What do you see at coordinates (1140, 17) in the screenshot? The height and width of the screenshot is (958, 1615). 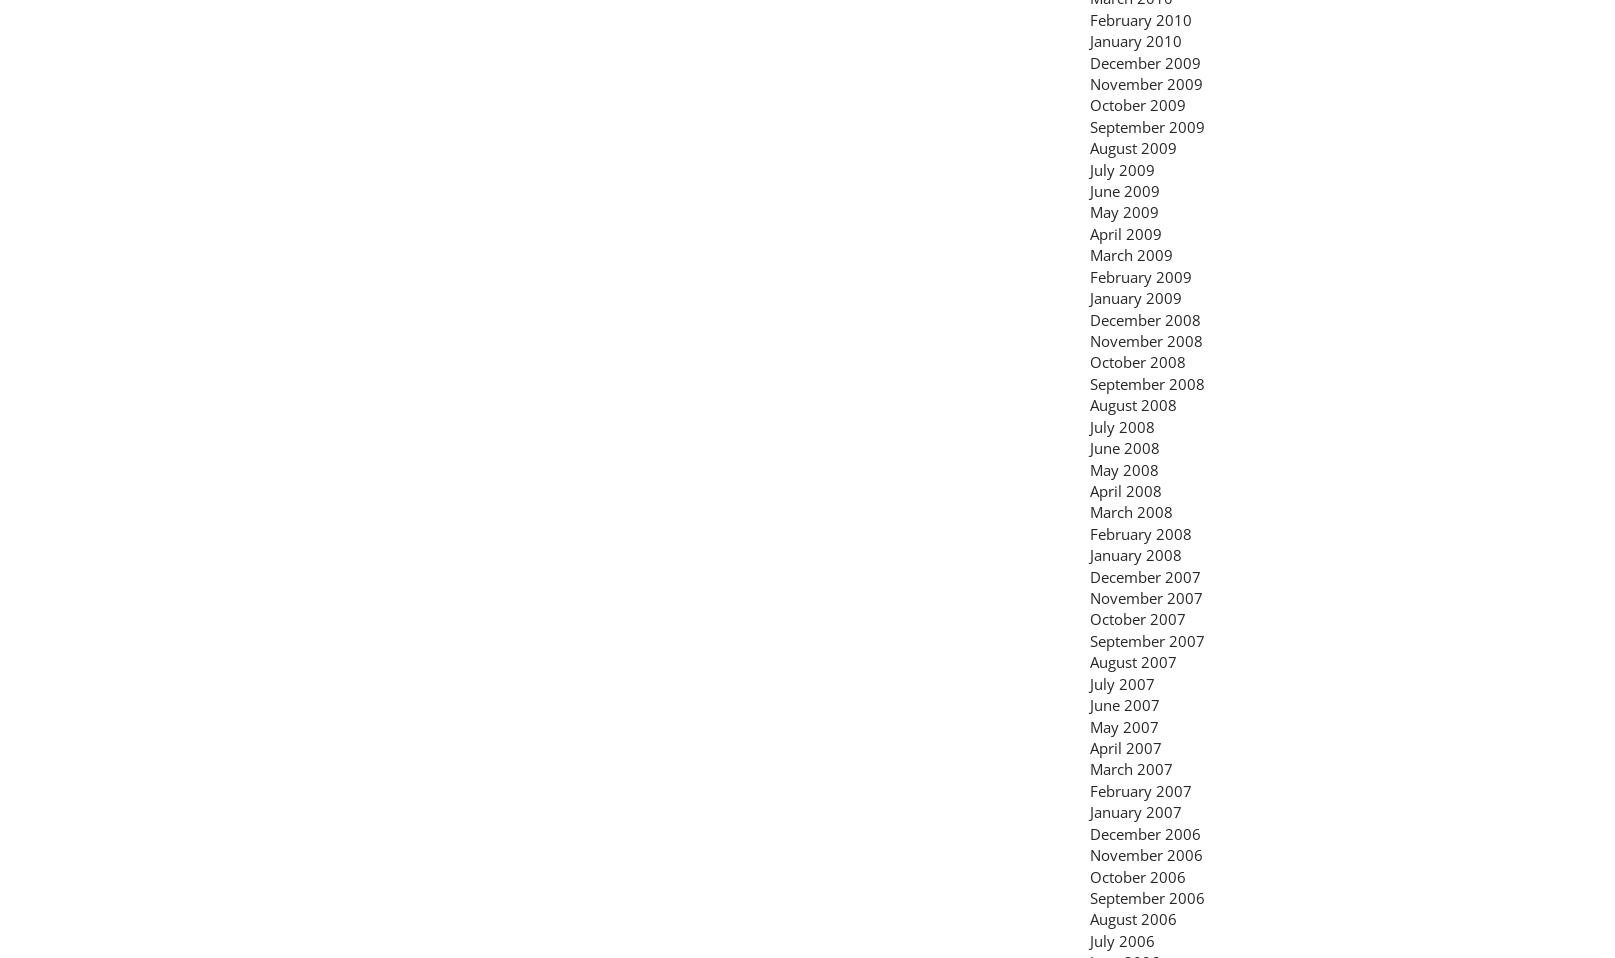 I see `'February 2010'` at bounding box center [1140, 17].